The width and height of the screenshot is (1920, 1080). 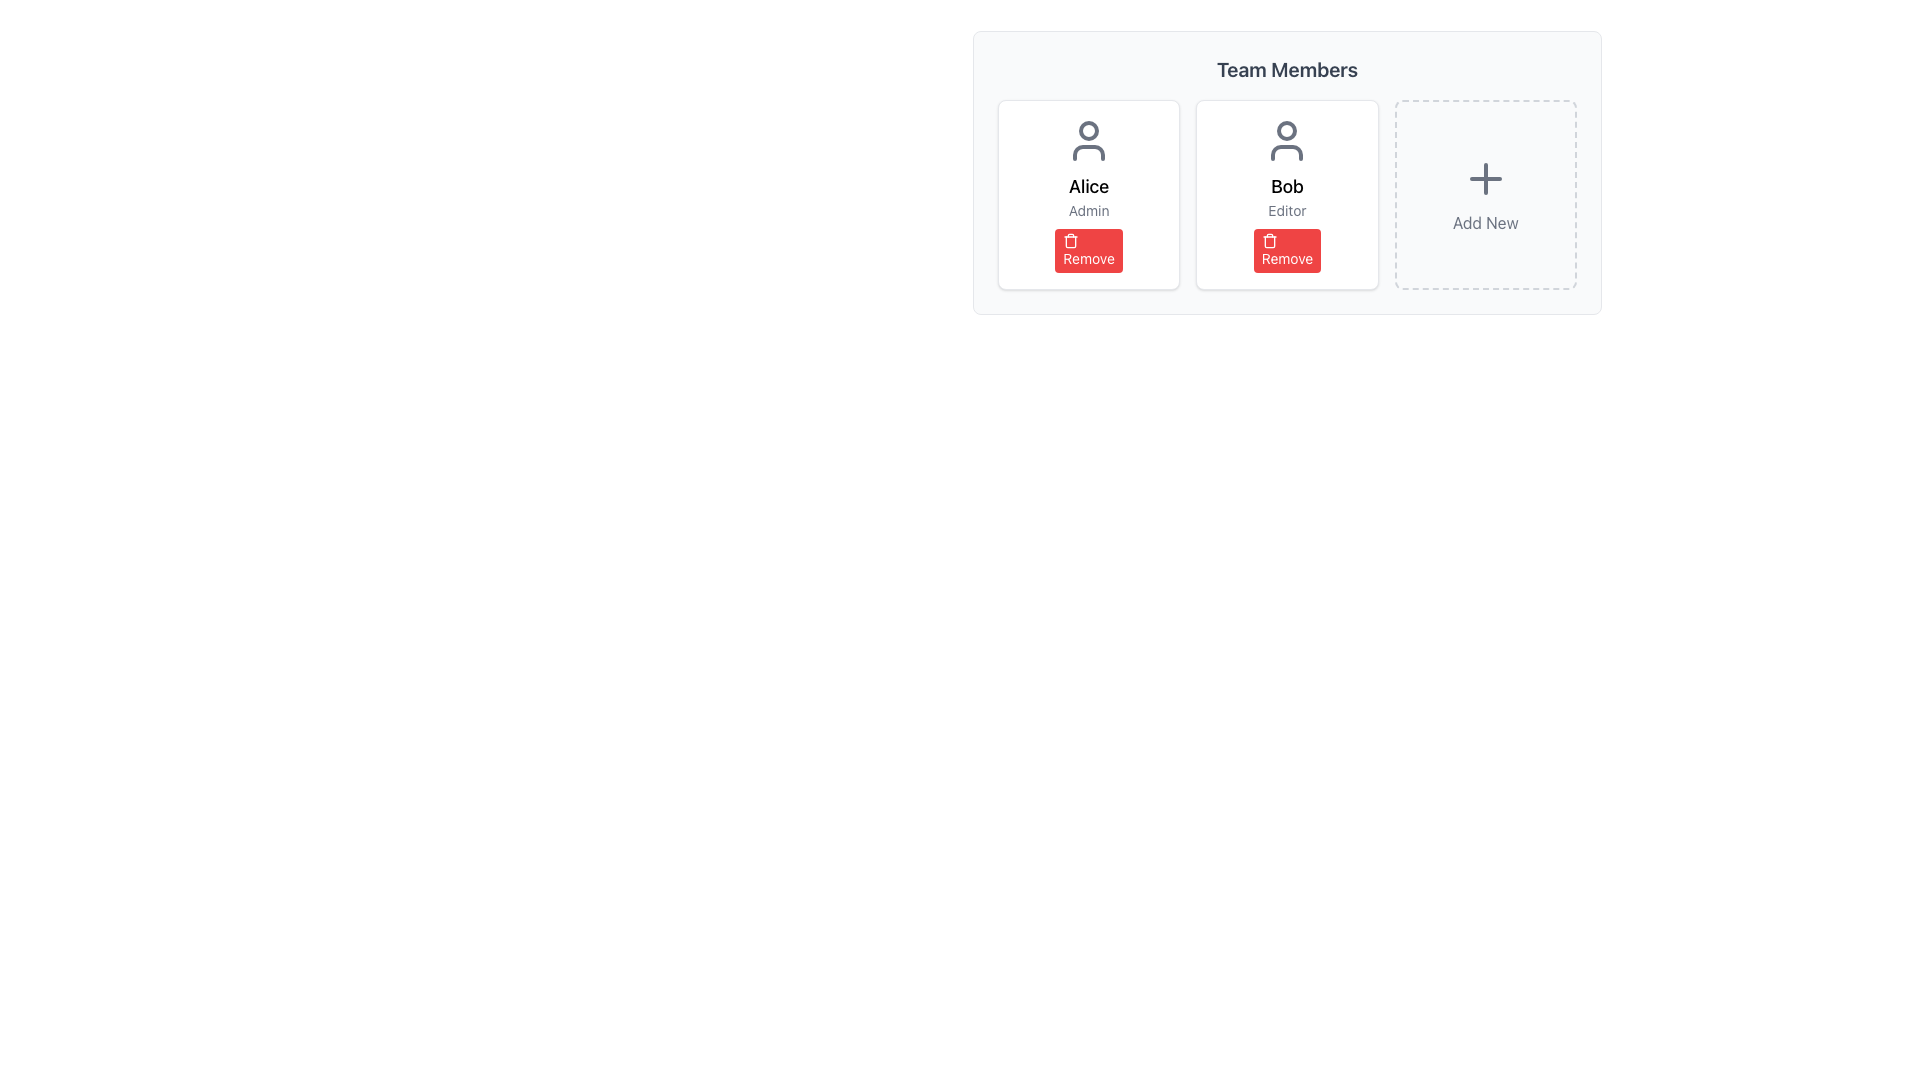 What do you see at coordinates (1287, 186) in the screenshot?
I see `the text label displaying the name 'Bob', which is styled to stand out and positioned above the 'Editor' label within the team member card` at bounding box center [1287, 186].